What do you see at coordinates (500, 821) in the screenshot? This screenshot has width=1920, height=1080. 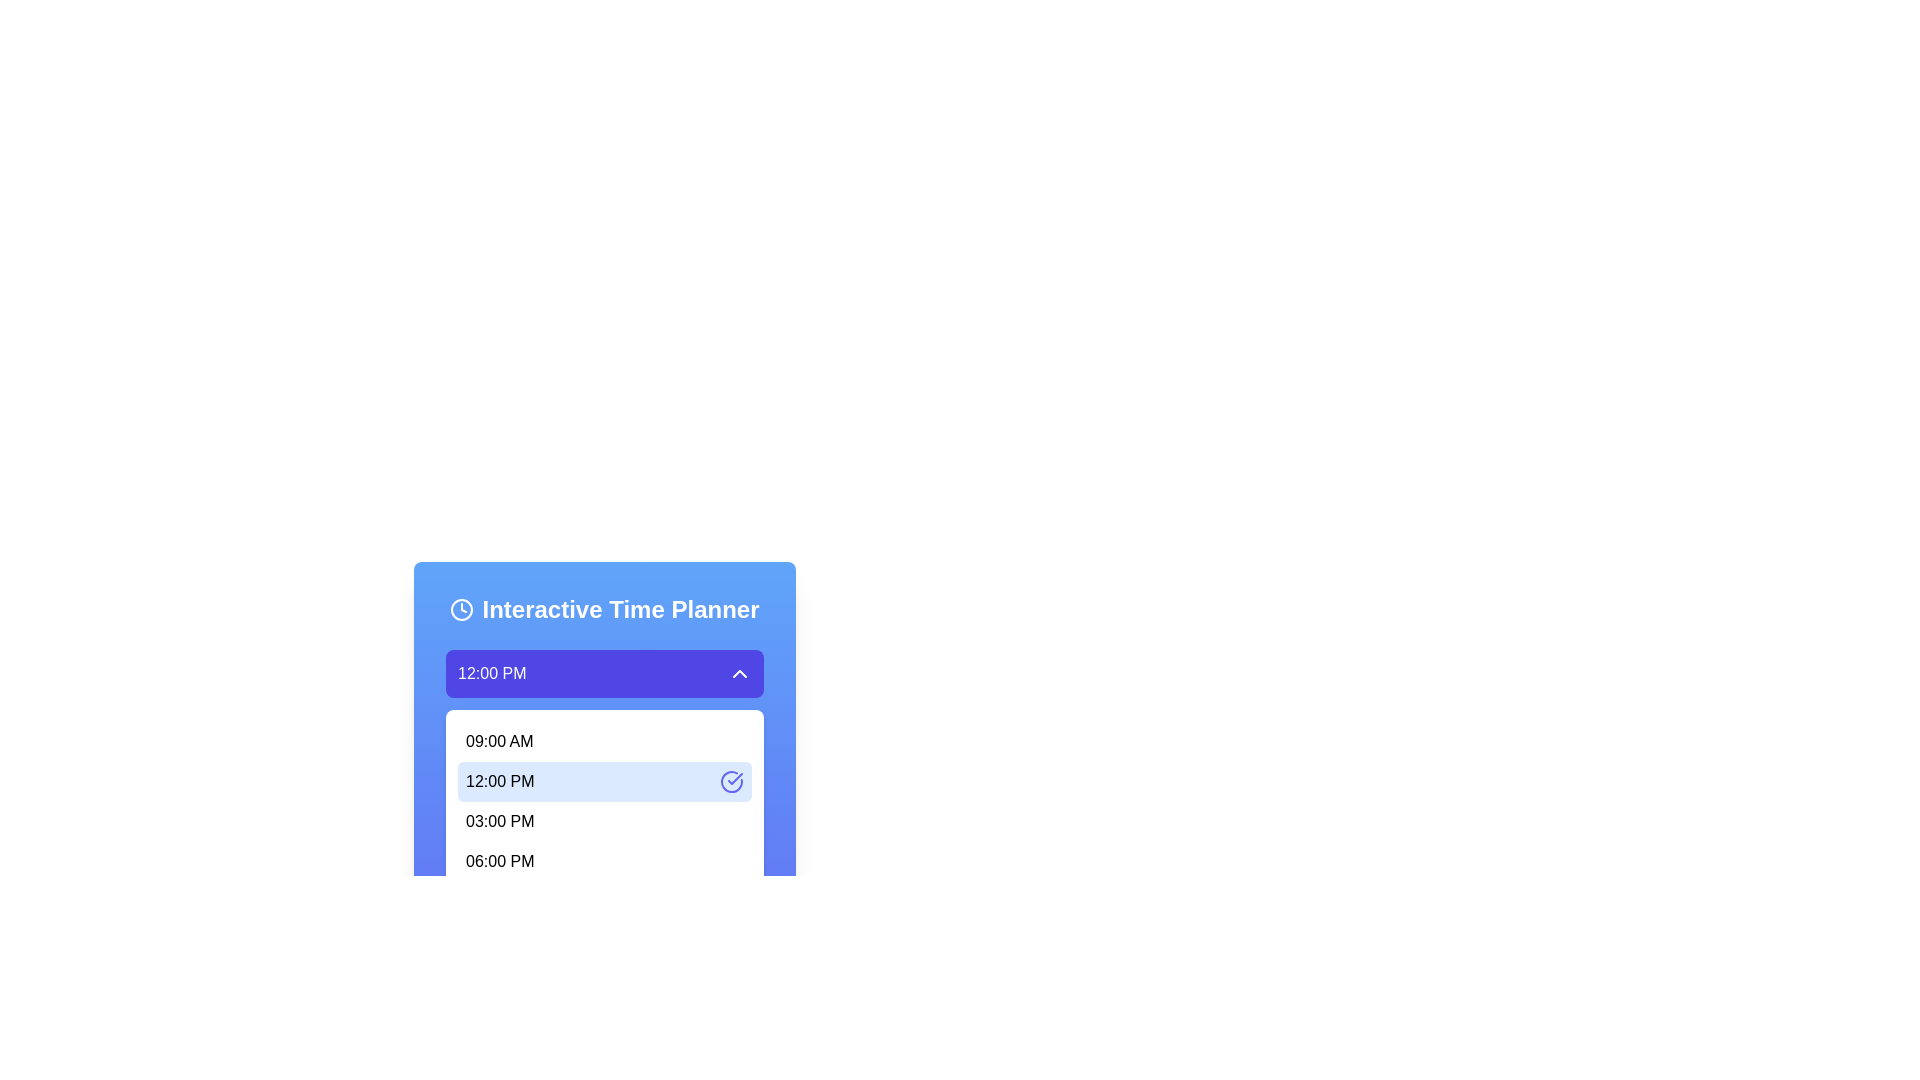 I see `the third listed time slot, which is a selectable time option in the dropdown menu of the time scheduling interface, located between '12:00 PM' and '06:00 PM'` at bounding box center [500, 821].